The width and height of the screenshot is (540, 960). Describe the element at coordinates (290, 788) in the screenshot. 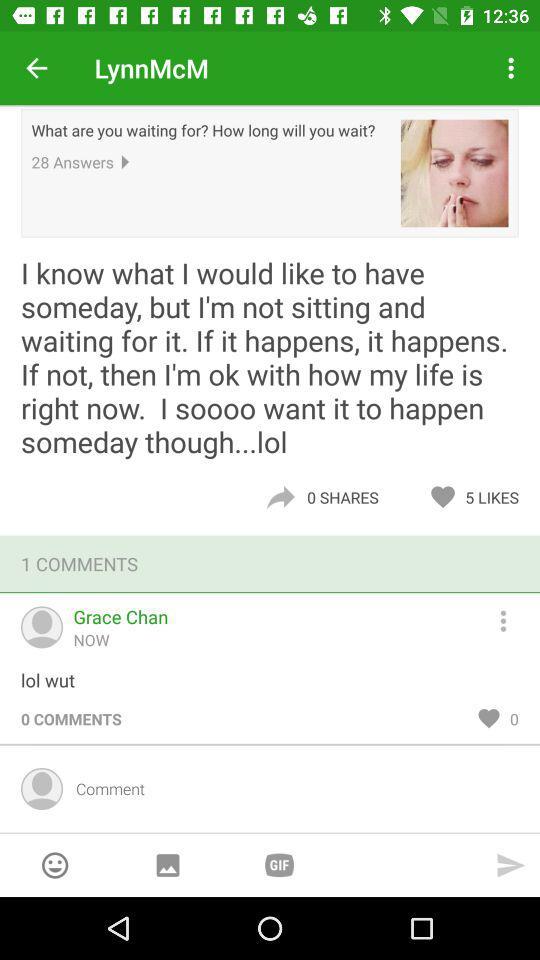

I see `comment input field` at that location.